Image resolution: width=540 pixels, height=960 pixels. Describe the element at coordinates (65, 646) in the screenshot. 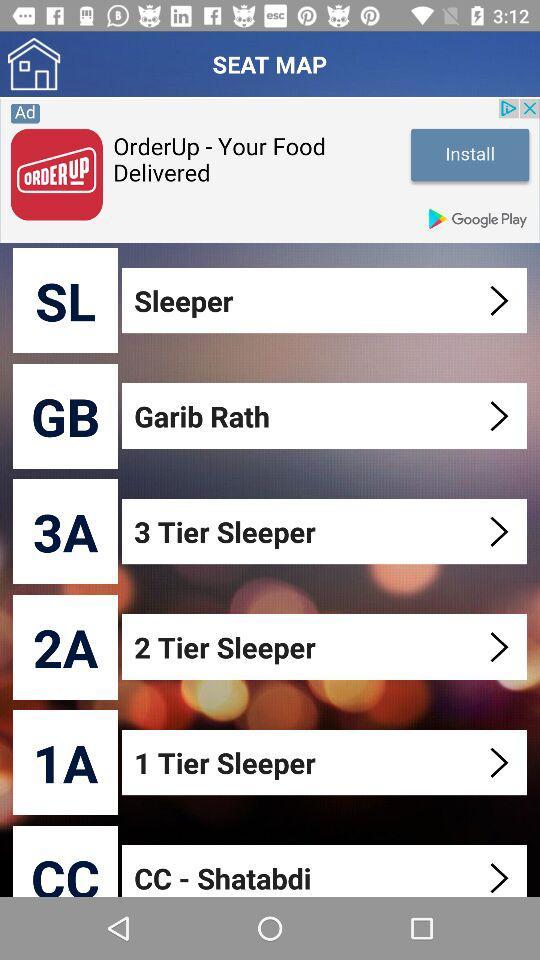

I see `the icon to the left of 2 tier sleeper item` at that location.